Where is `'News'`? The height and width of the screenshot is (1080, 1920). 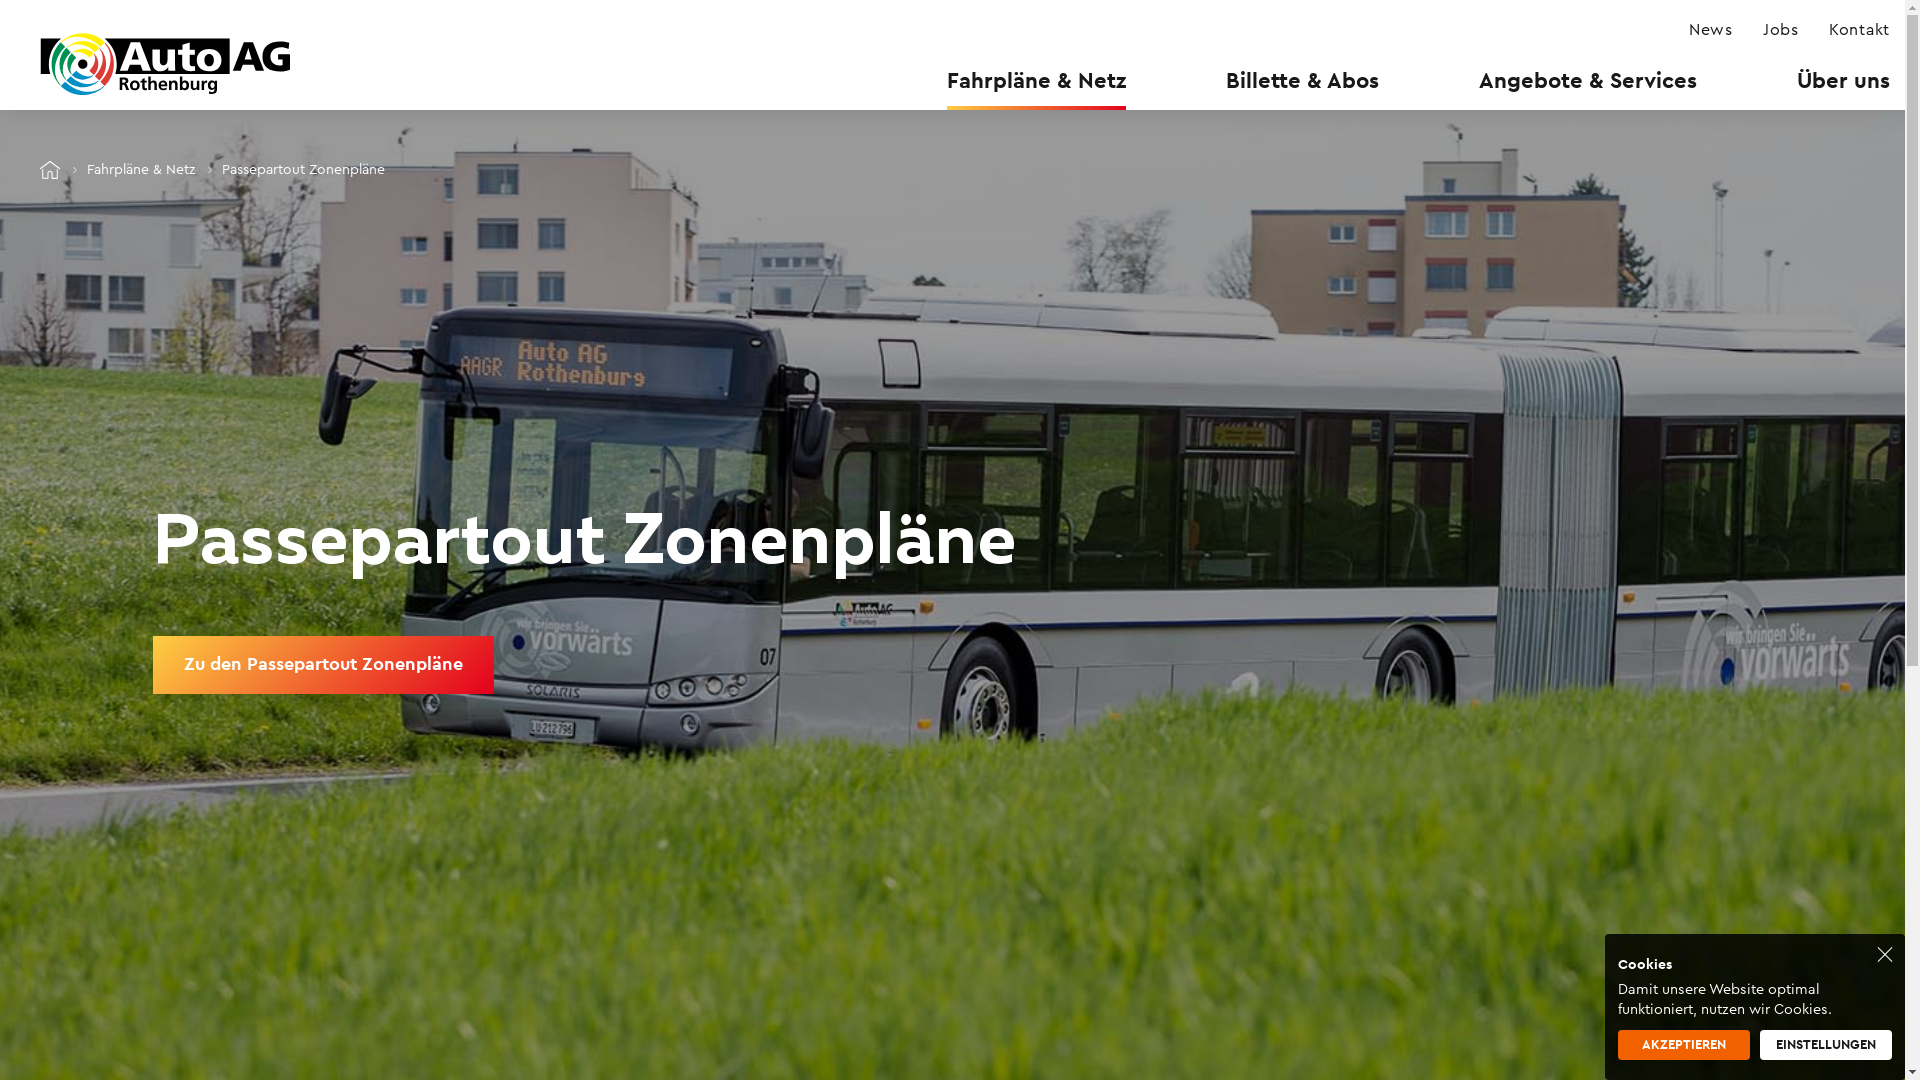
'News' is located at coordinates (1688, 30).